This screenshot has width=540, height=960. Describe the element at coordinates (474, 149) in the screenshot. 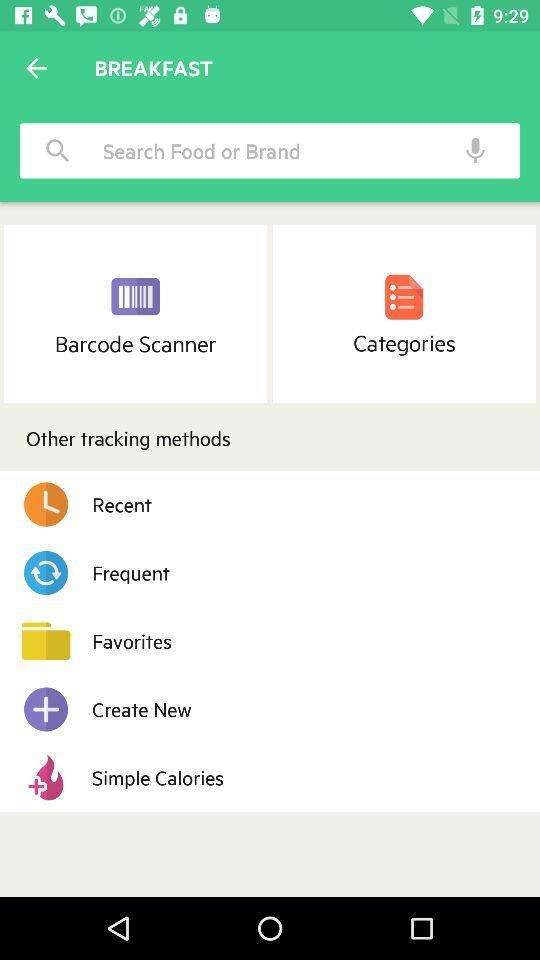

I see `the microphone icon` at that location.